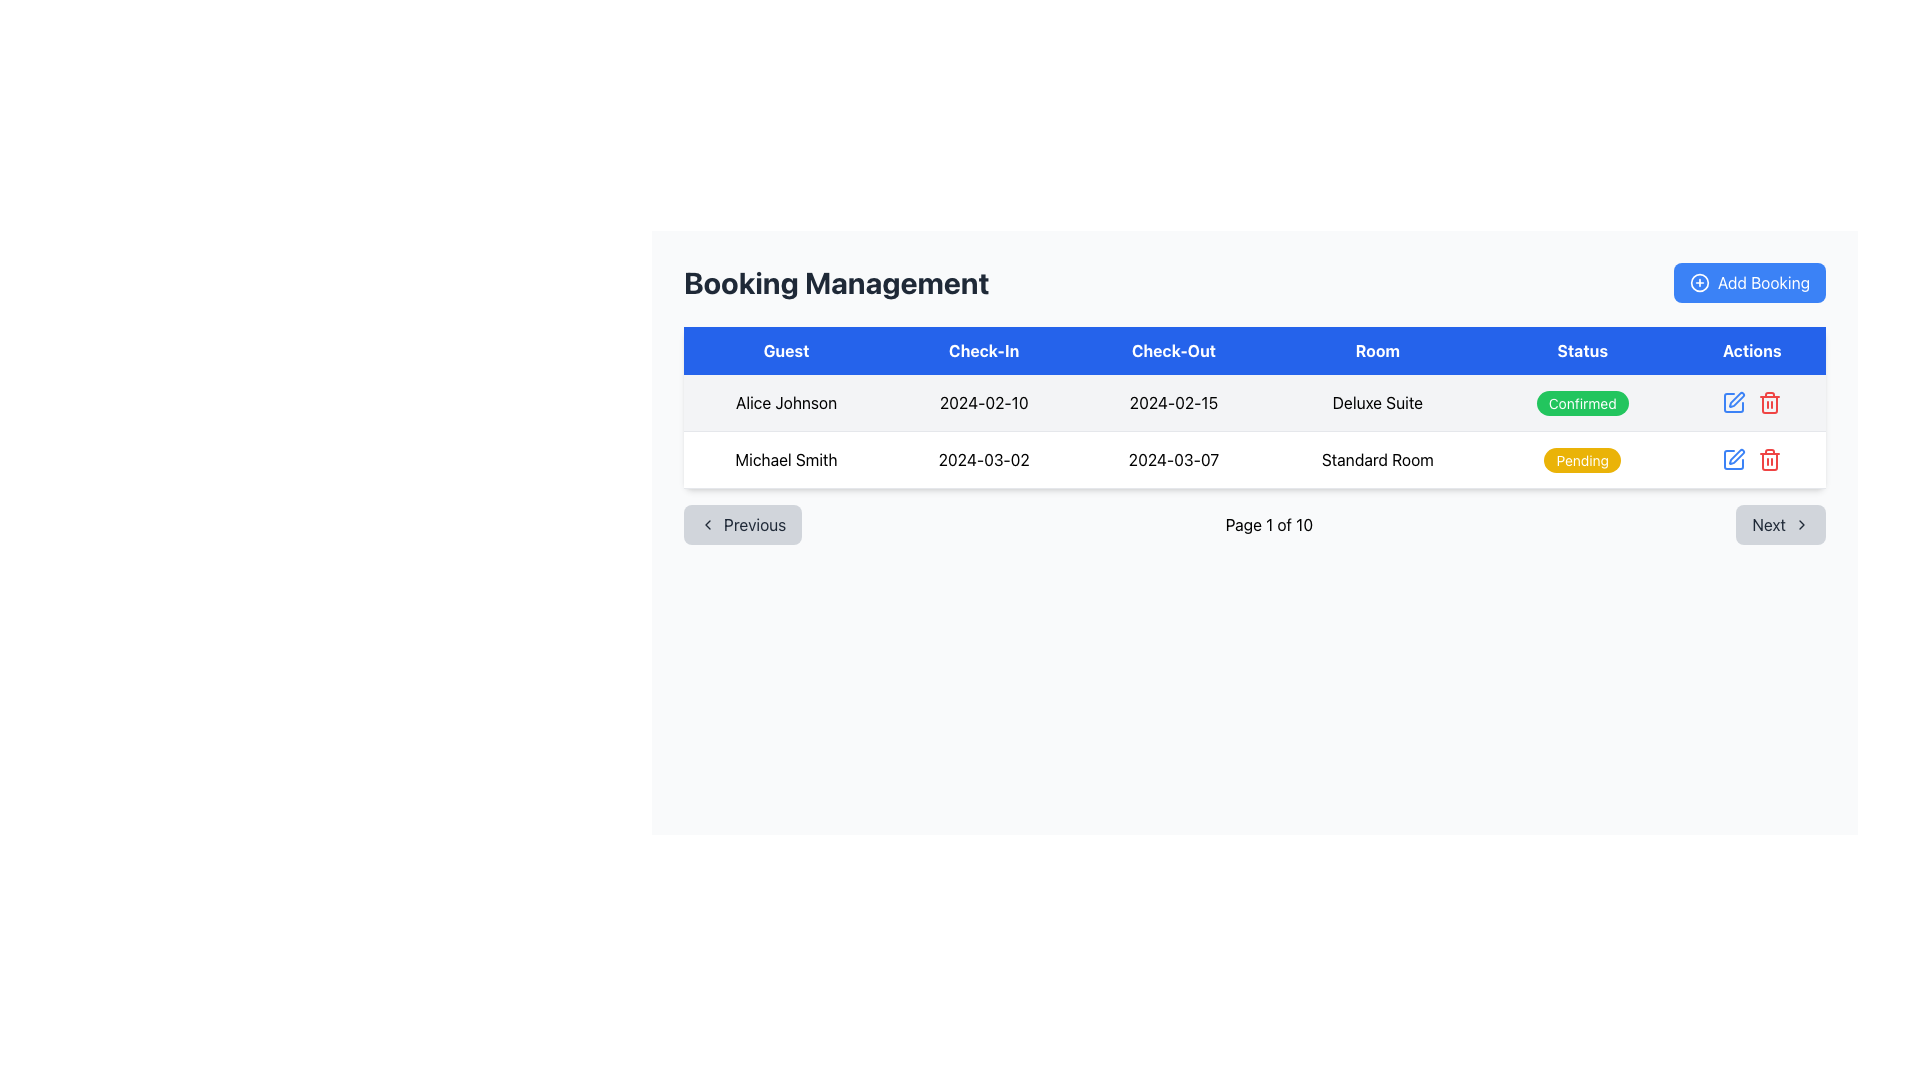  Describe the element at coordinates (1581, 403) in the screenshot. I see `the green 'Confirmed' status indicator badge in the 'Status' column of Alice Johnson's hotel booking row` at that location.